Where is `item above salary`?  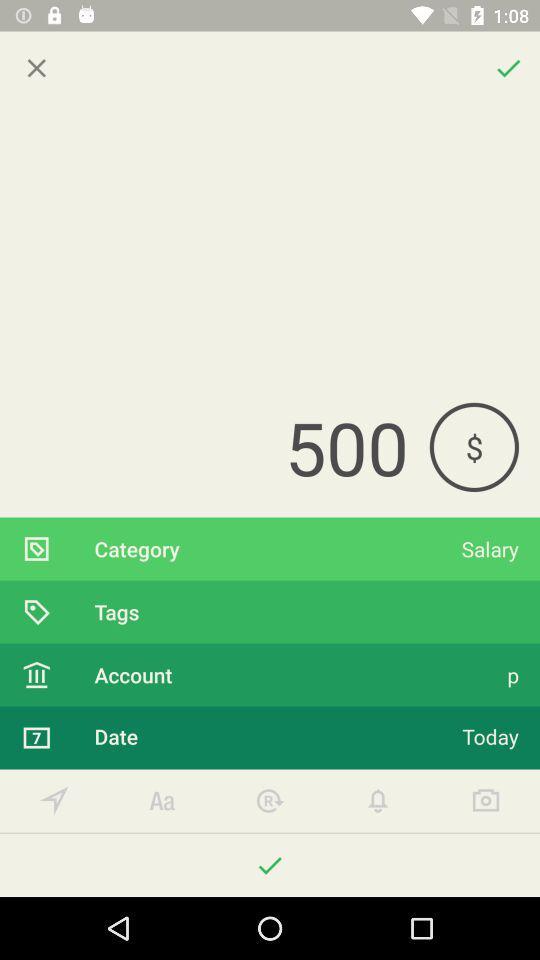 item above salary is located at coordinates (473, 447).